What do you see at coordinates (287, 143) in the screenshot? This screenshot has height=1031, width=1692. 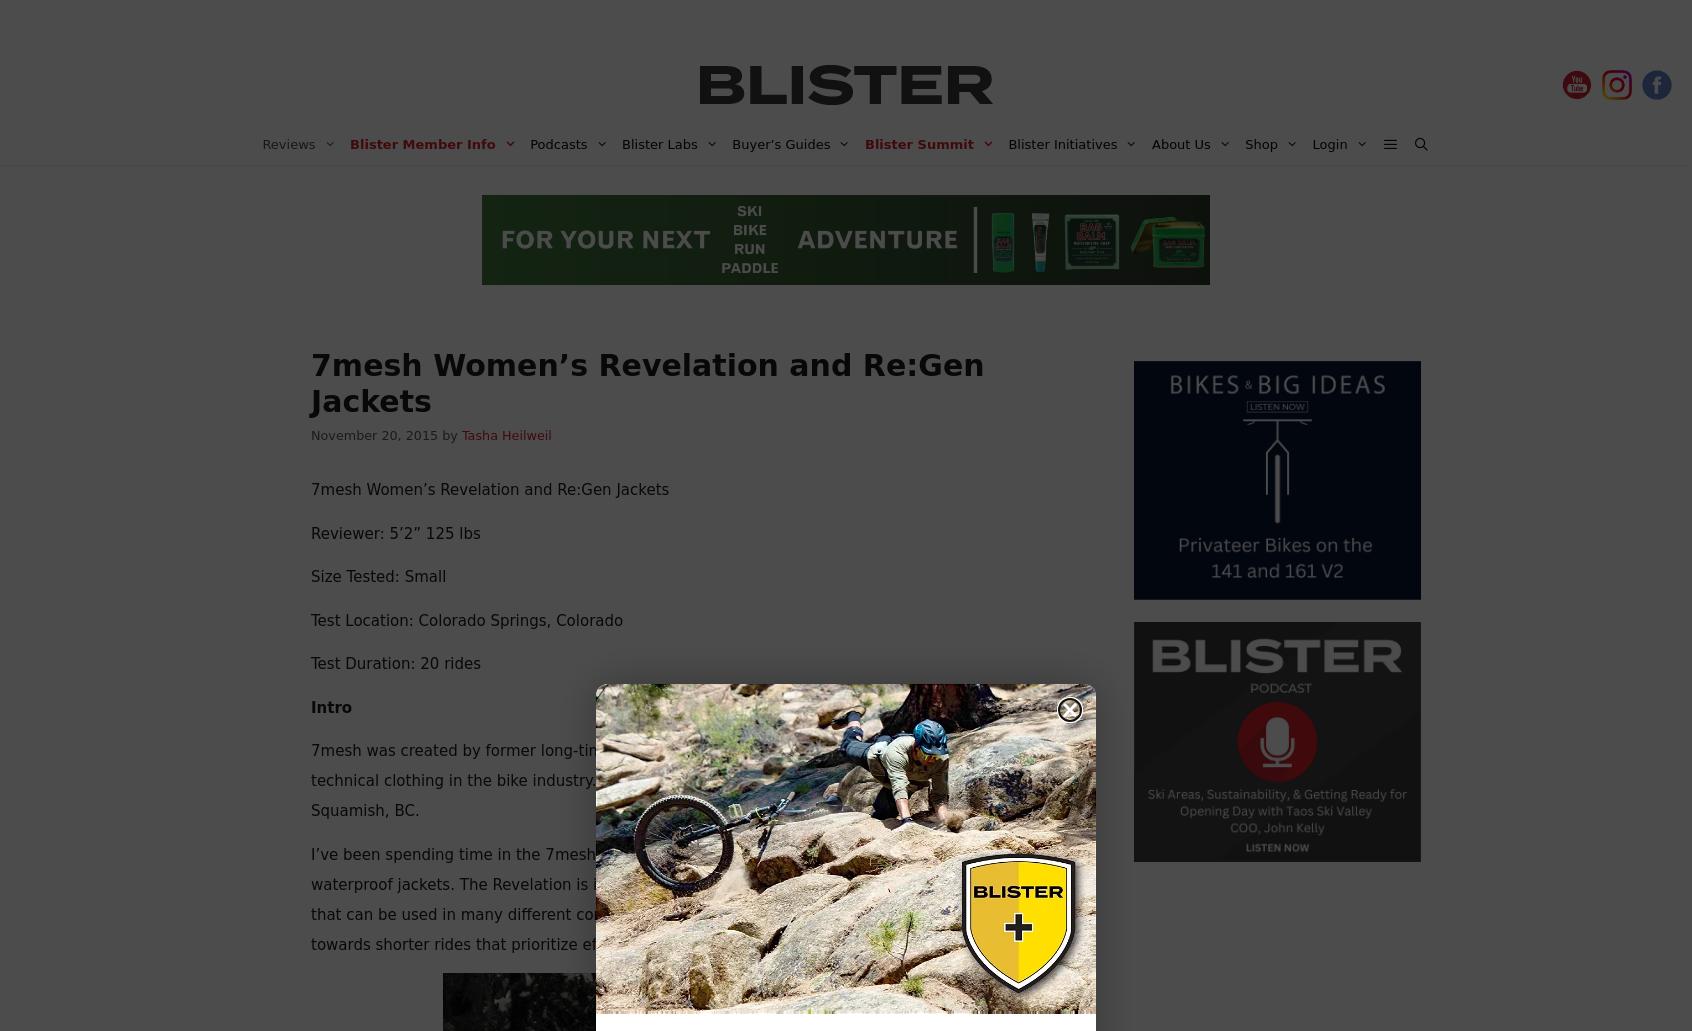 I see `'Reviews'` at bounding box center [287, 143].